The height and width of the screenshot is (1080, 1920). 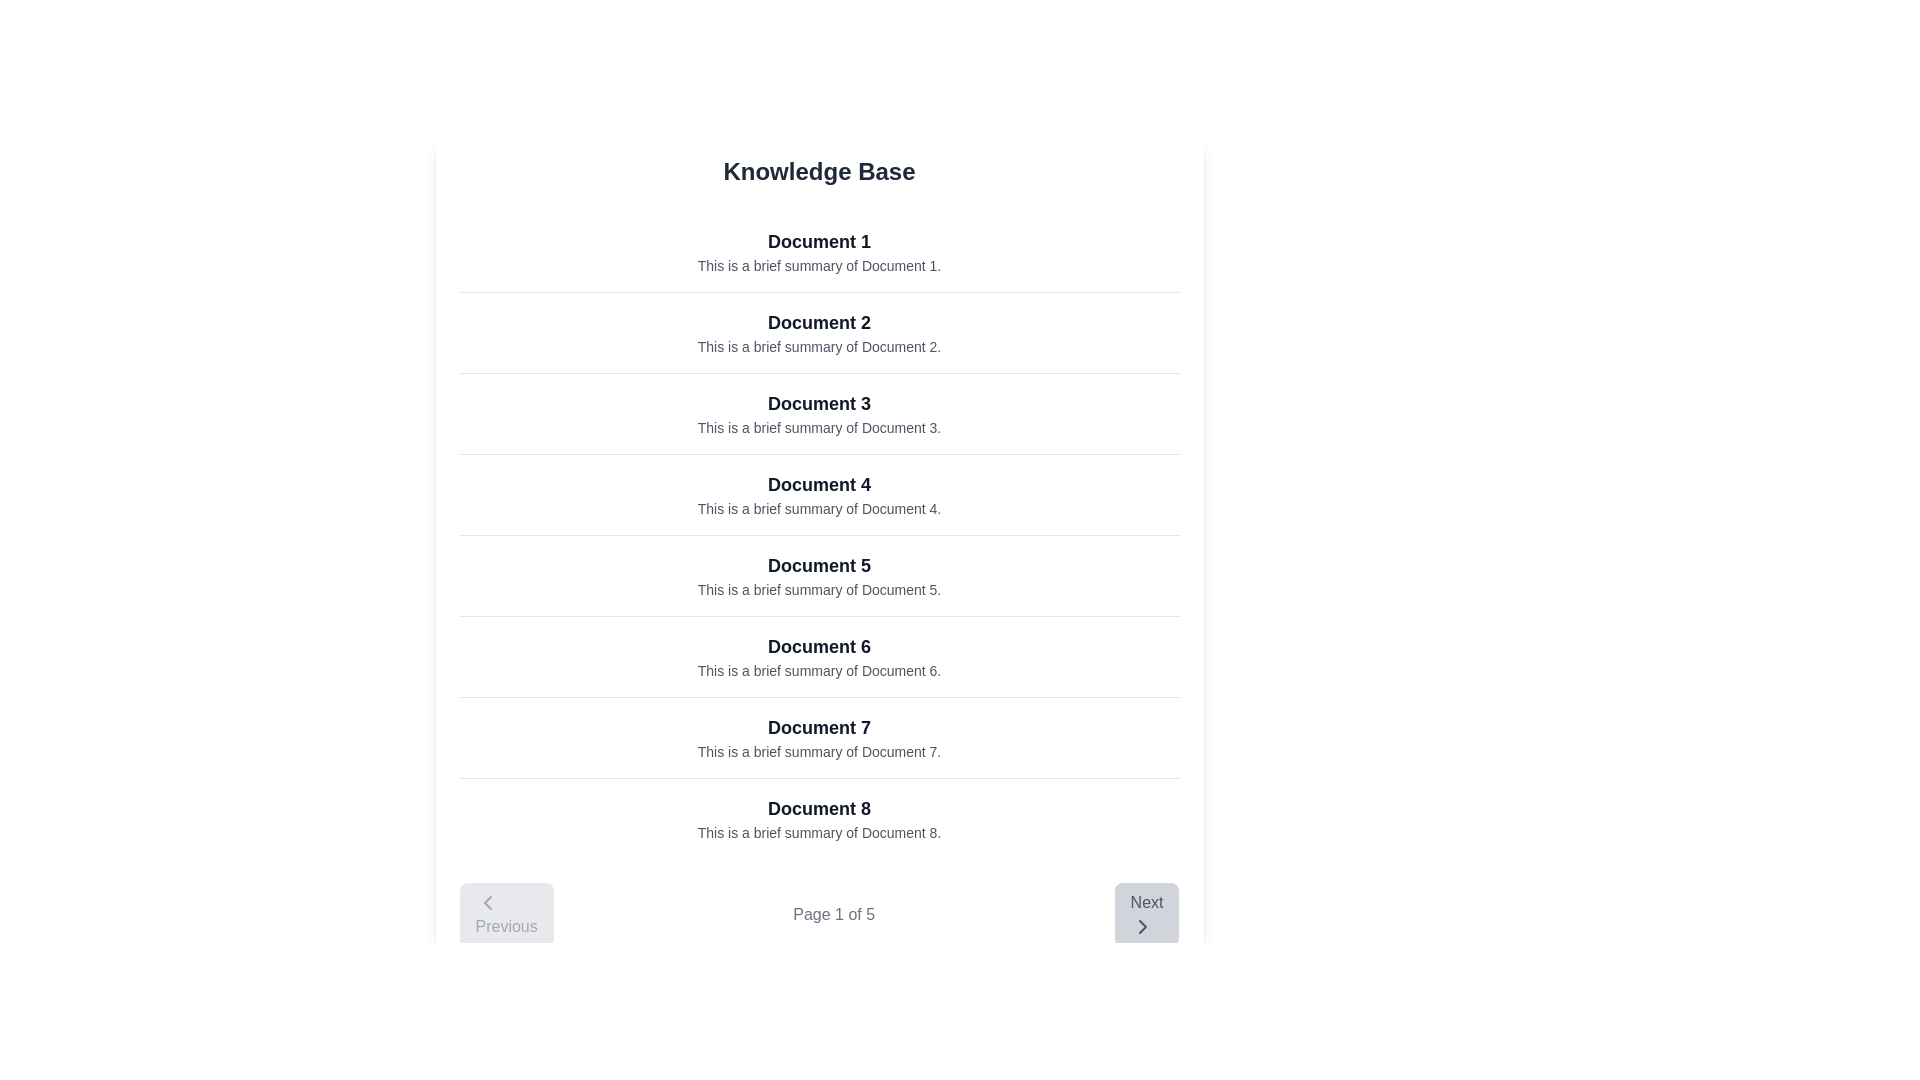 What do you see at coordinates (819, 671) in the screenshot?
I see `the text element that reads 'This is a brief summary of Document 6.' which is styled with a smaller font size and gray color, located below the title 'Document 6.'` at bounding box center [819, 671].